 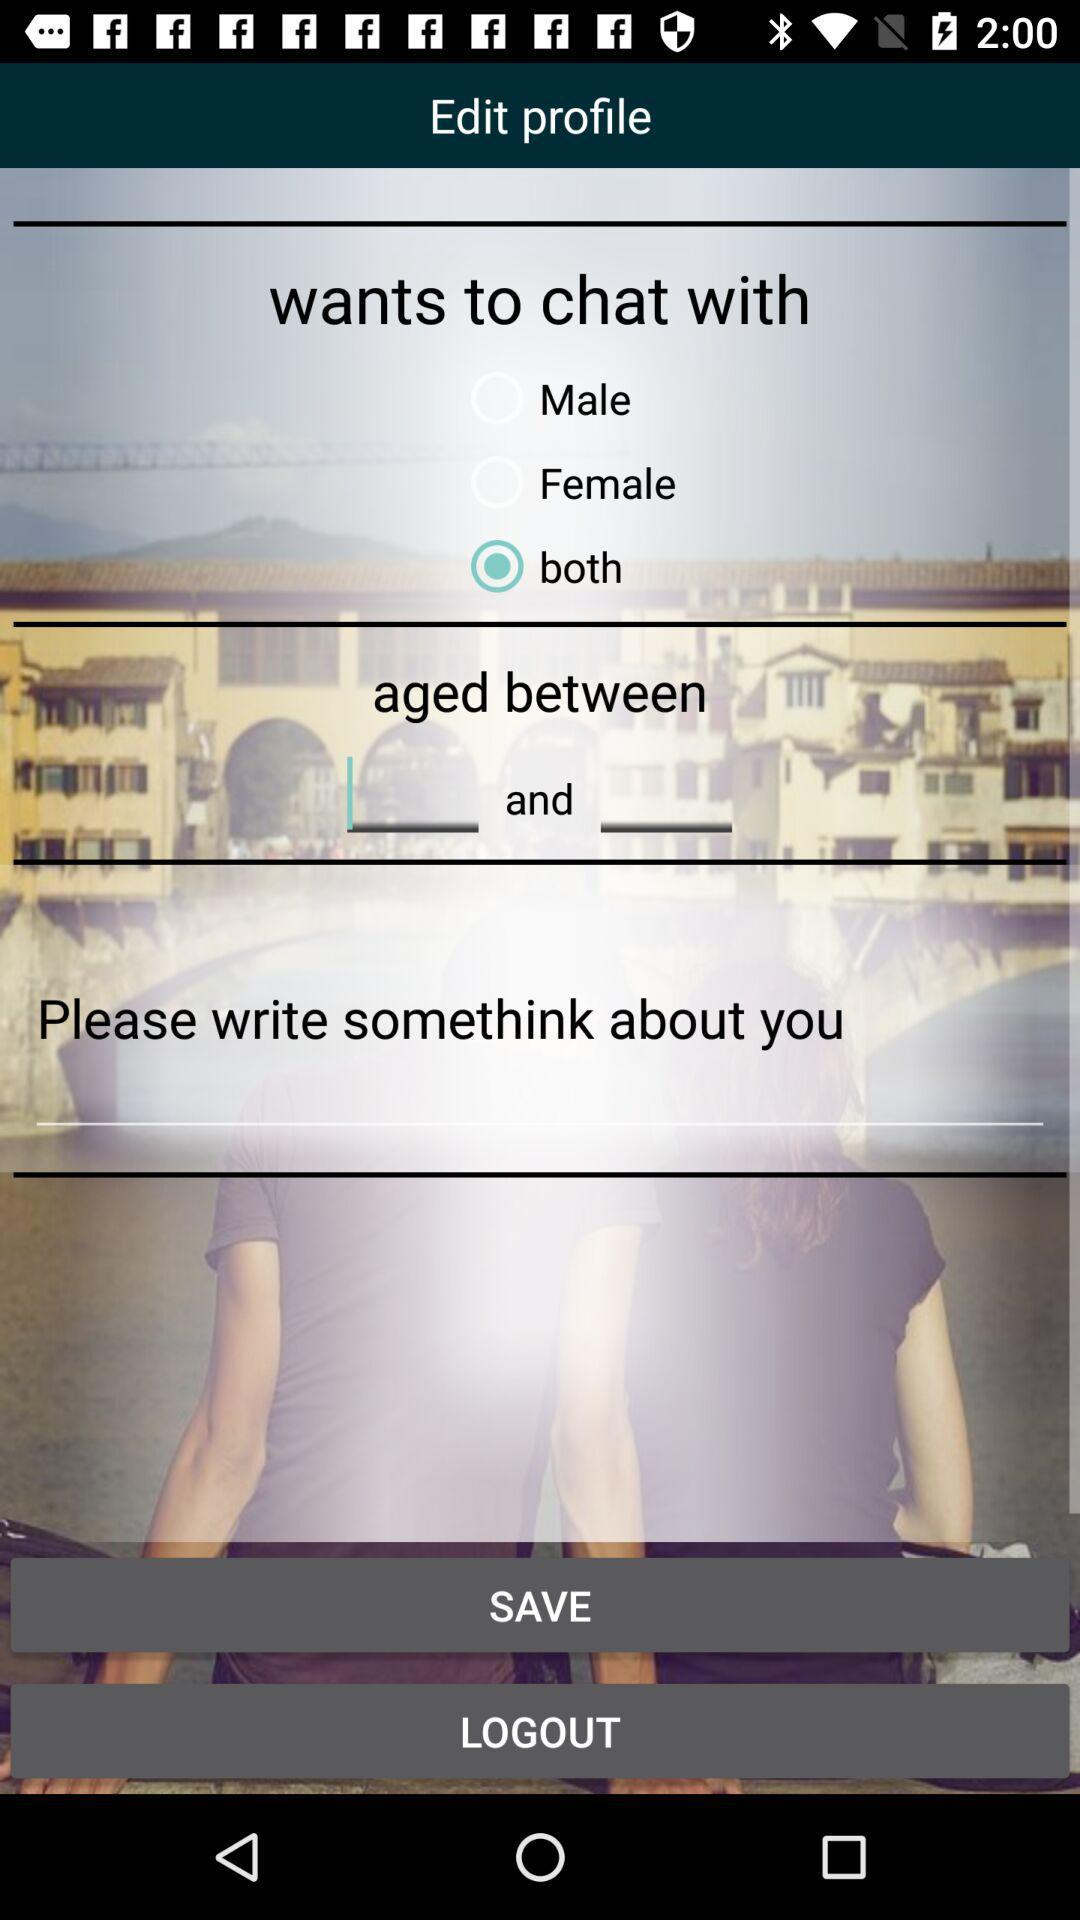 What do you see at coordinates (540, 1018) in the screenshot?
I see `screen page` at bounding box center [540, 1018].